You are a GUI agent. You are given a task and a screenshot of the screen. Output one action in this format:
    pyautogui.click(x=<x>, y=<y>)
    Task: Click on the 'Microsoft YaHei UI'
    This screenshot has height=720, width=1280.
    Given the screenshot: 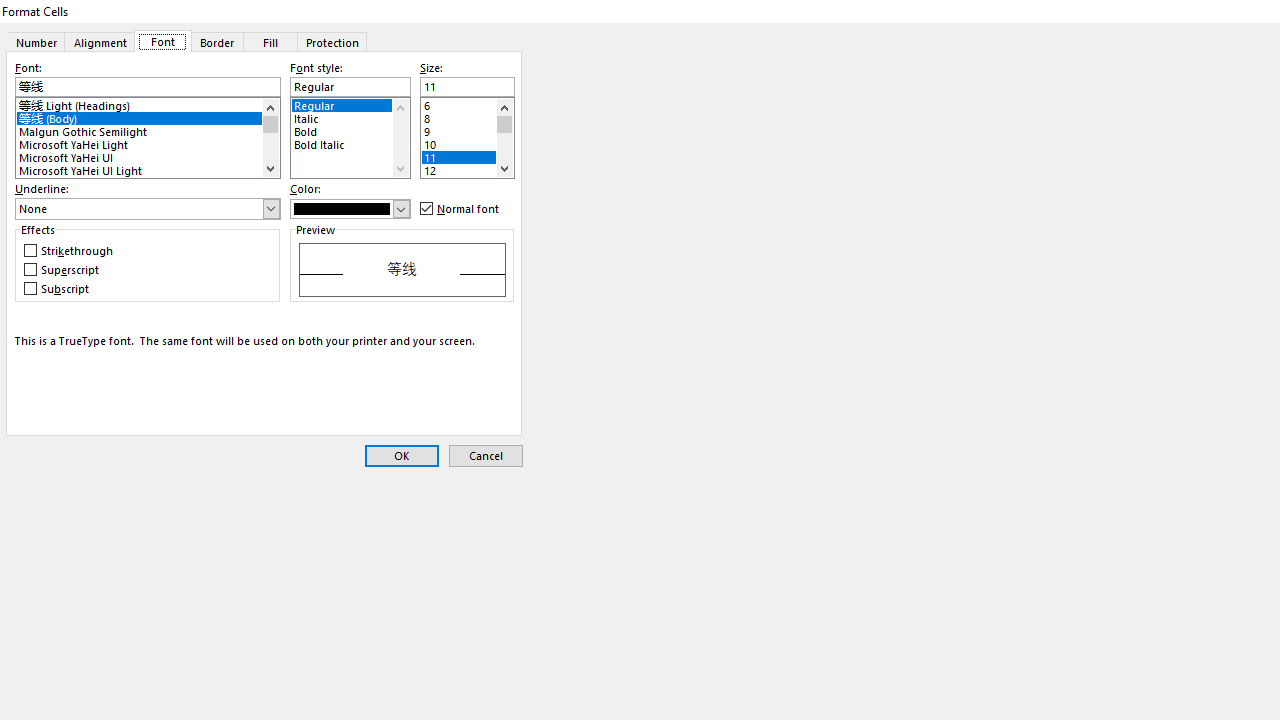 What is the action you would take?
    pyautogui.click(x=147, y=154)
    